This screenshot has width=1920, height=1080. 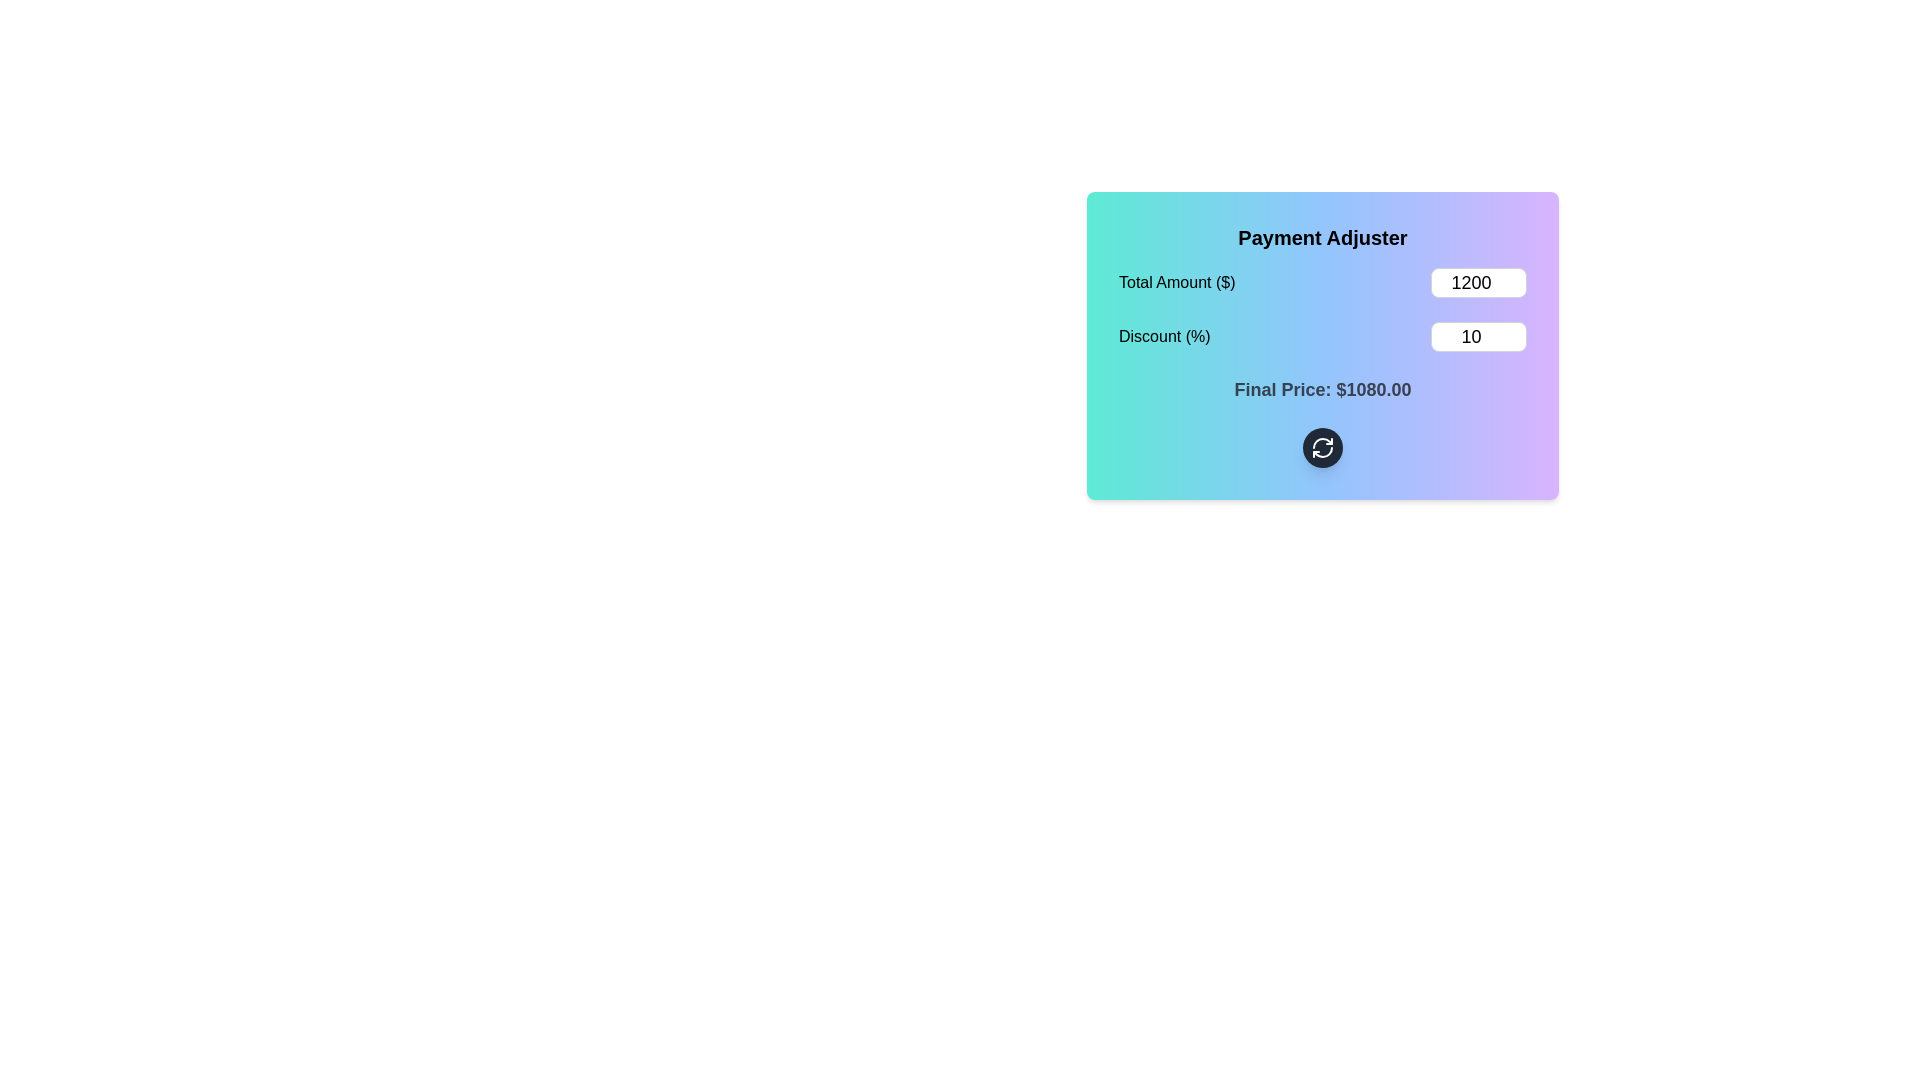 What do you see at coordinates (1478, 282) in the screenshot?
I see `the text input field that displays the numeric value '1200' located to the right of the label 'Total Amount ($)'` at bounding box center [1478, 282].